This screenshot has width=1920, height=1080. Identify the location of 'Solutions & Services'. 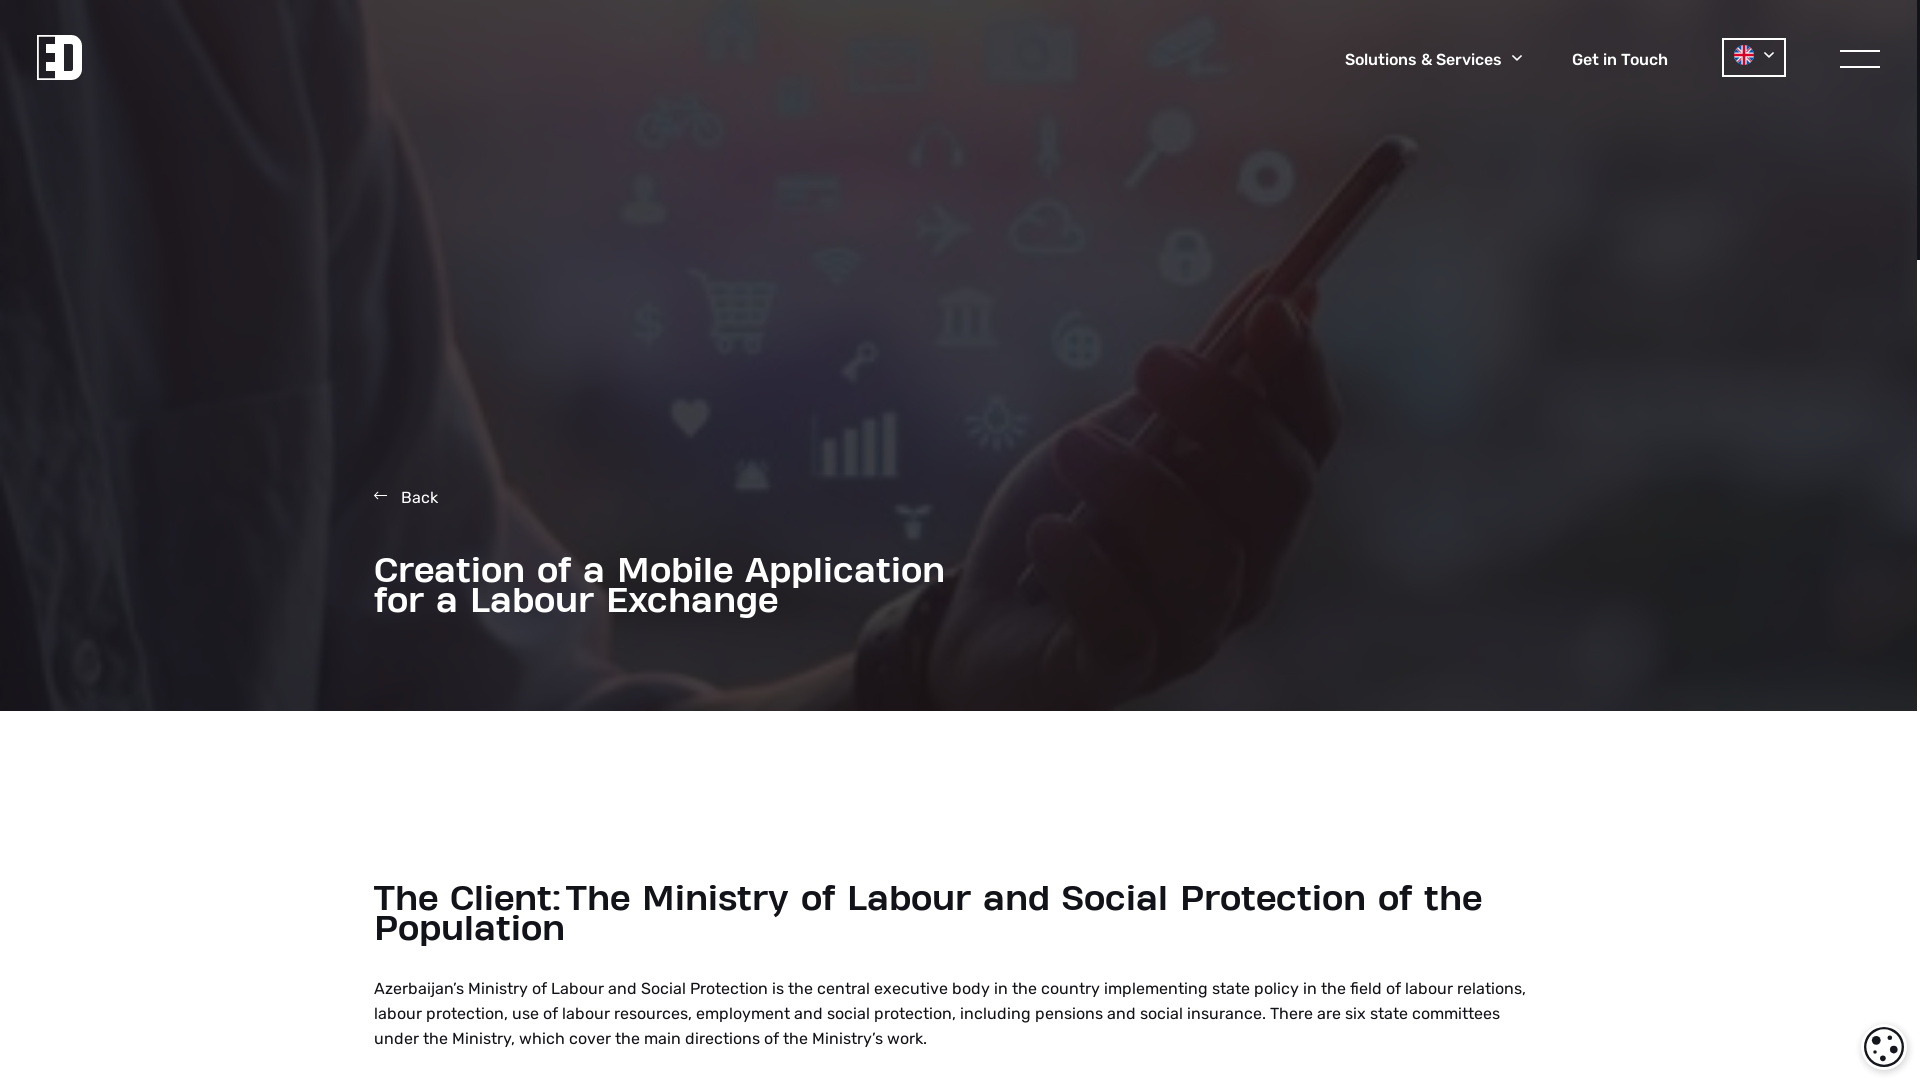
(1432, 59).